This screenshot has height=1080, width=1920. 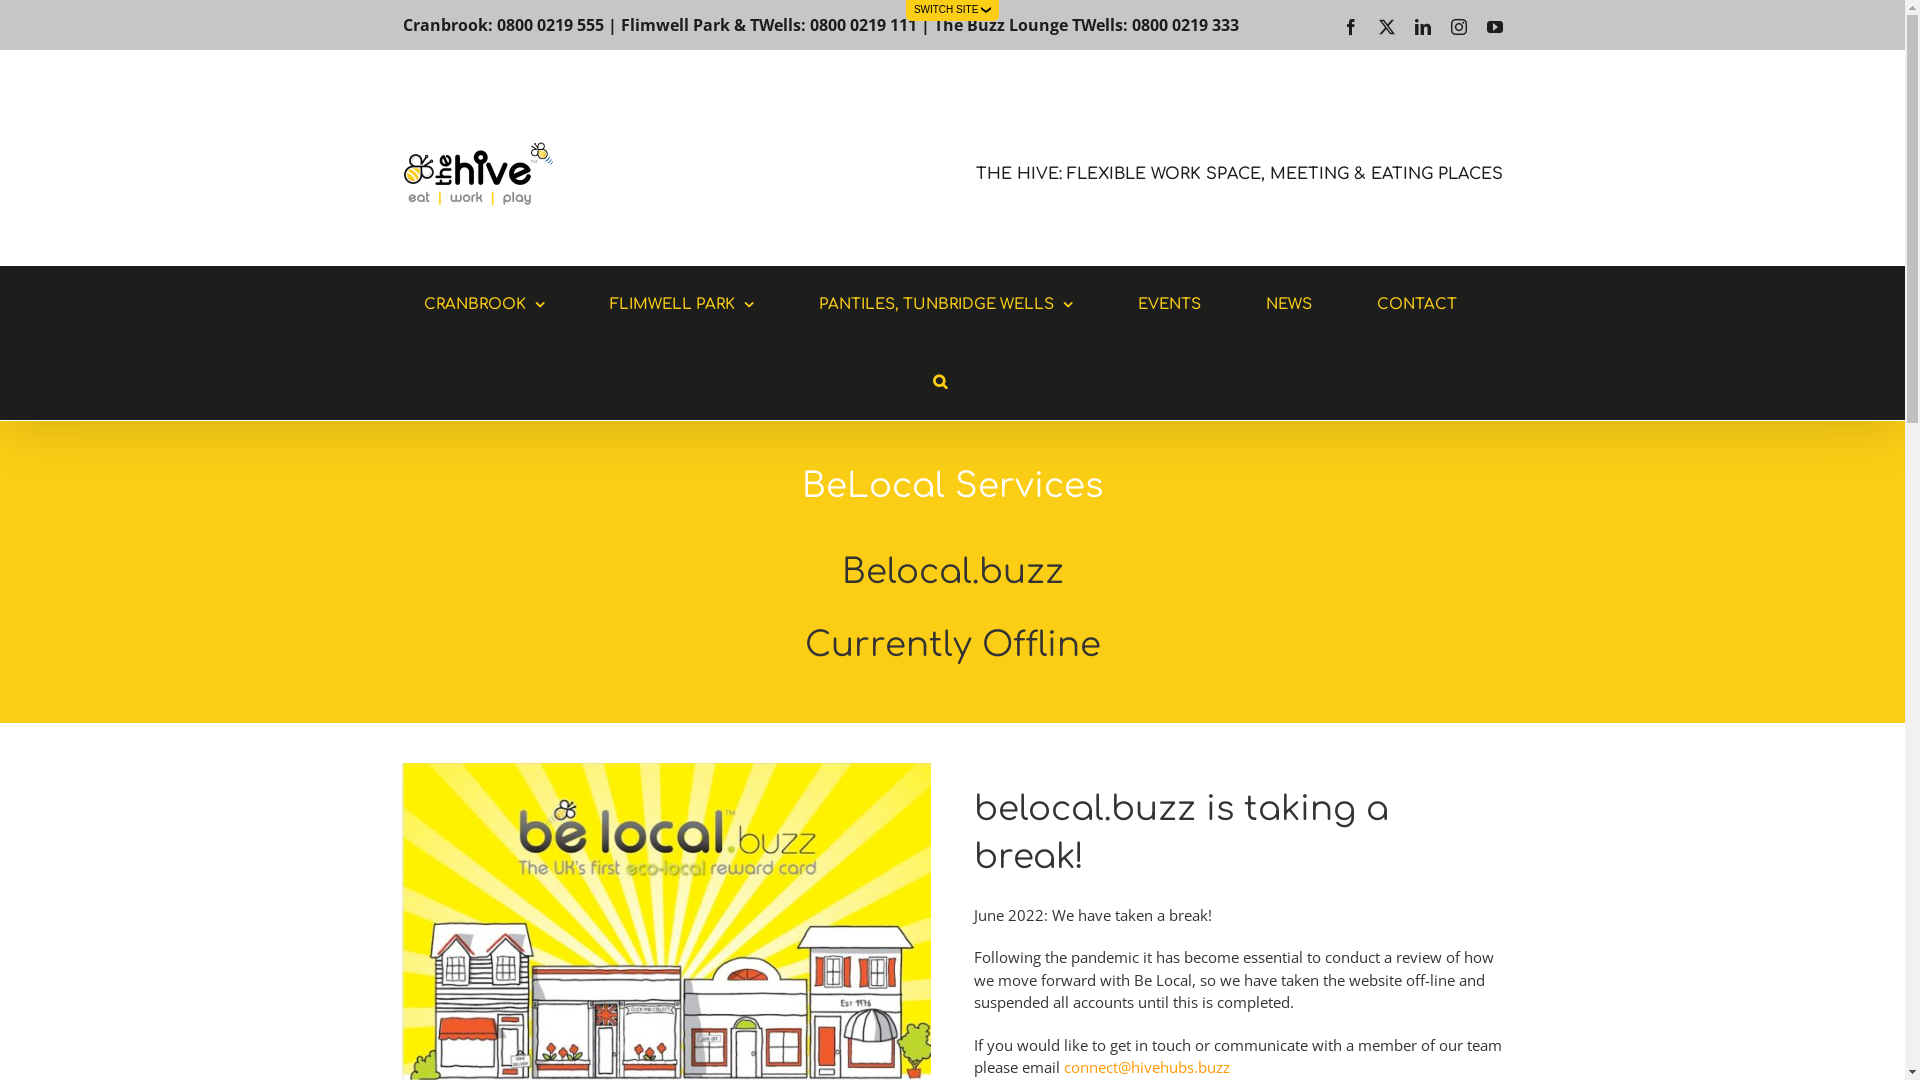 I want to click on 'FLIMWELL PARK', so click(x=681, y=304).